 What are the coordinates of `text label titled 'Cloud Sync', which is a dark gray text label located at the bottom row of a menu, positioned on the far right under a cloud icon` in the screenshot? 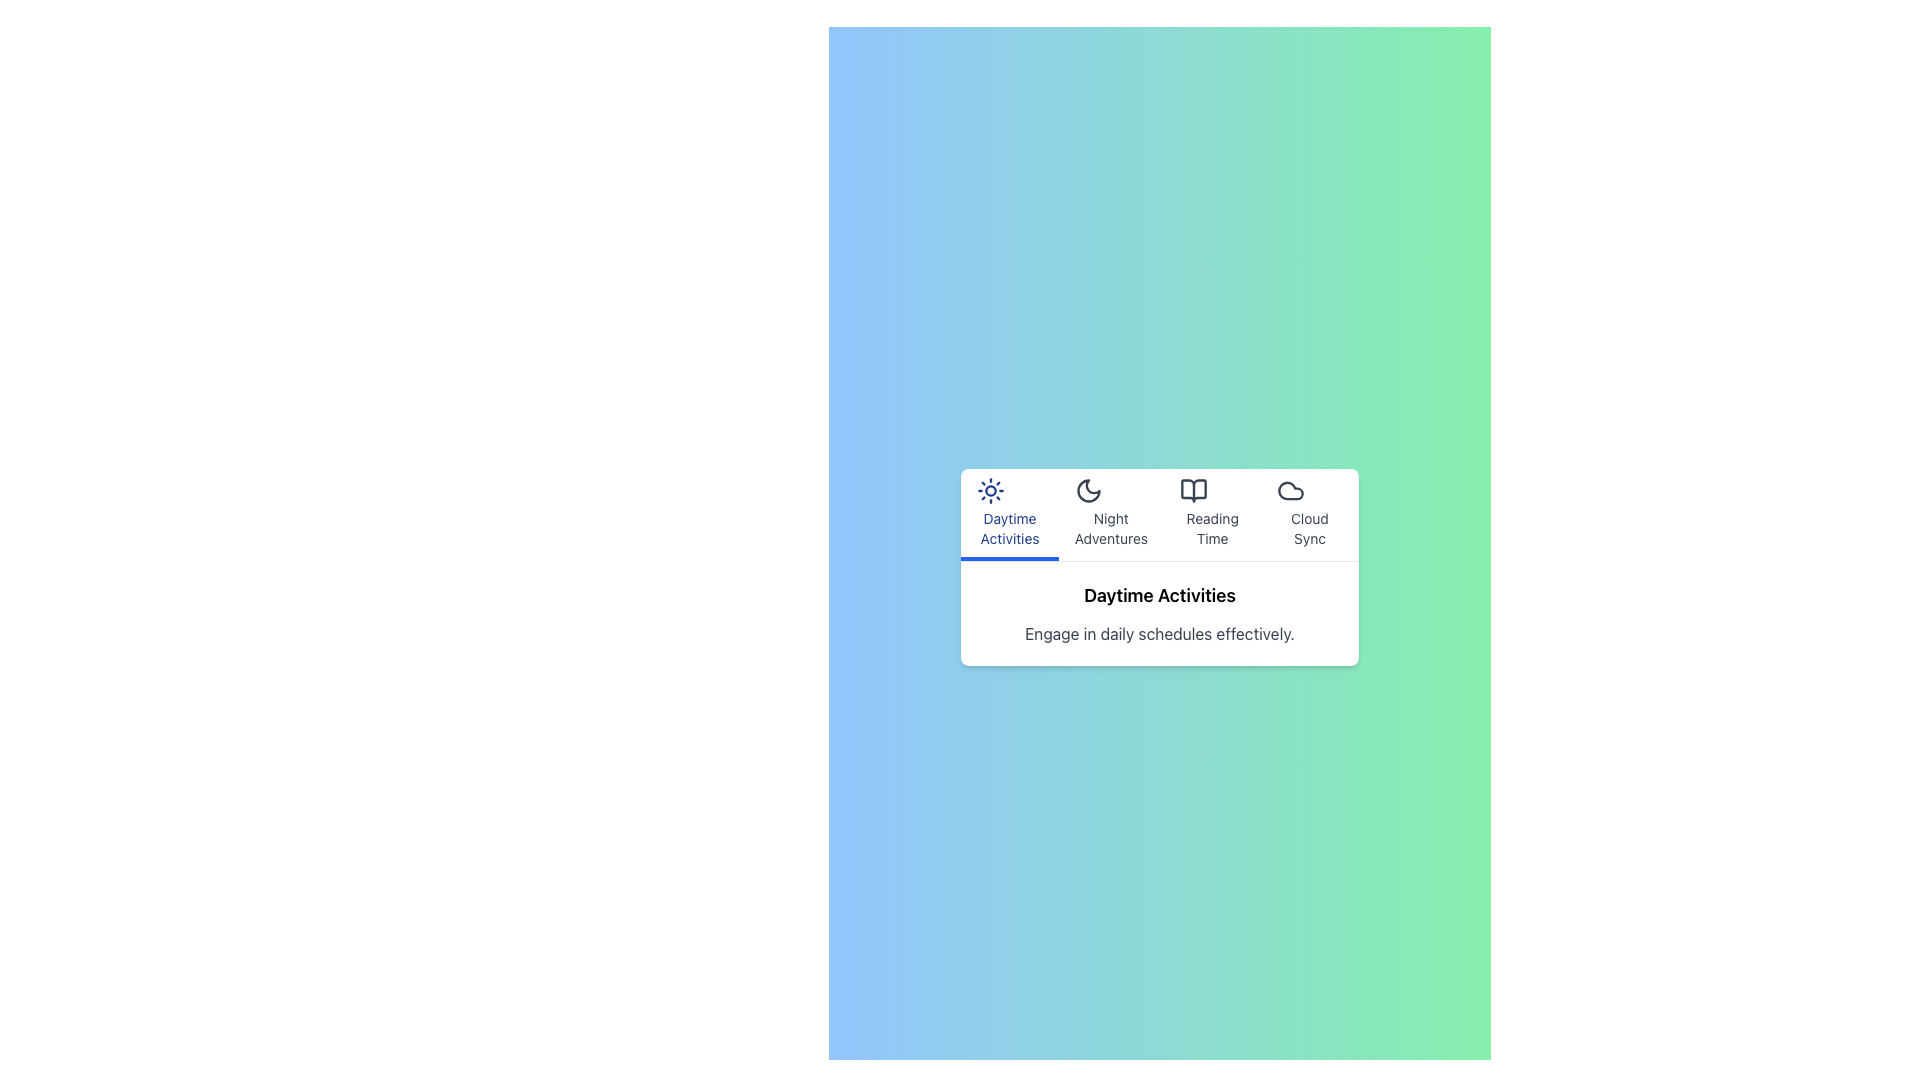 It's located at (1310, 527).